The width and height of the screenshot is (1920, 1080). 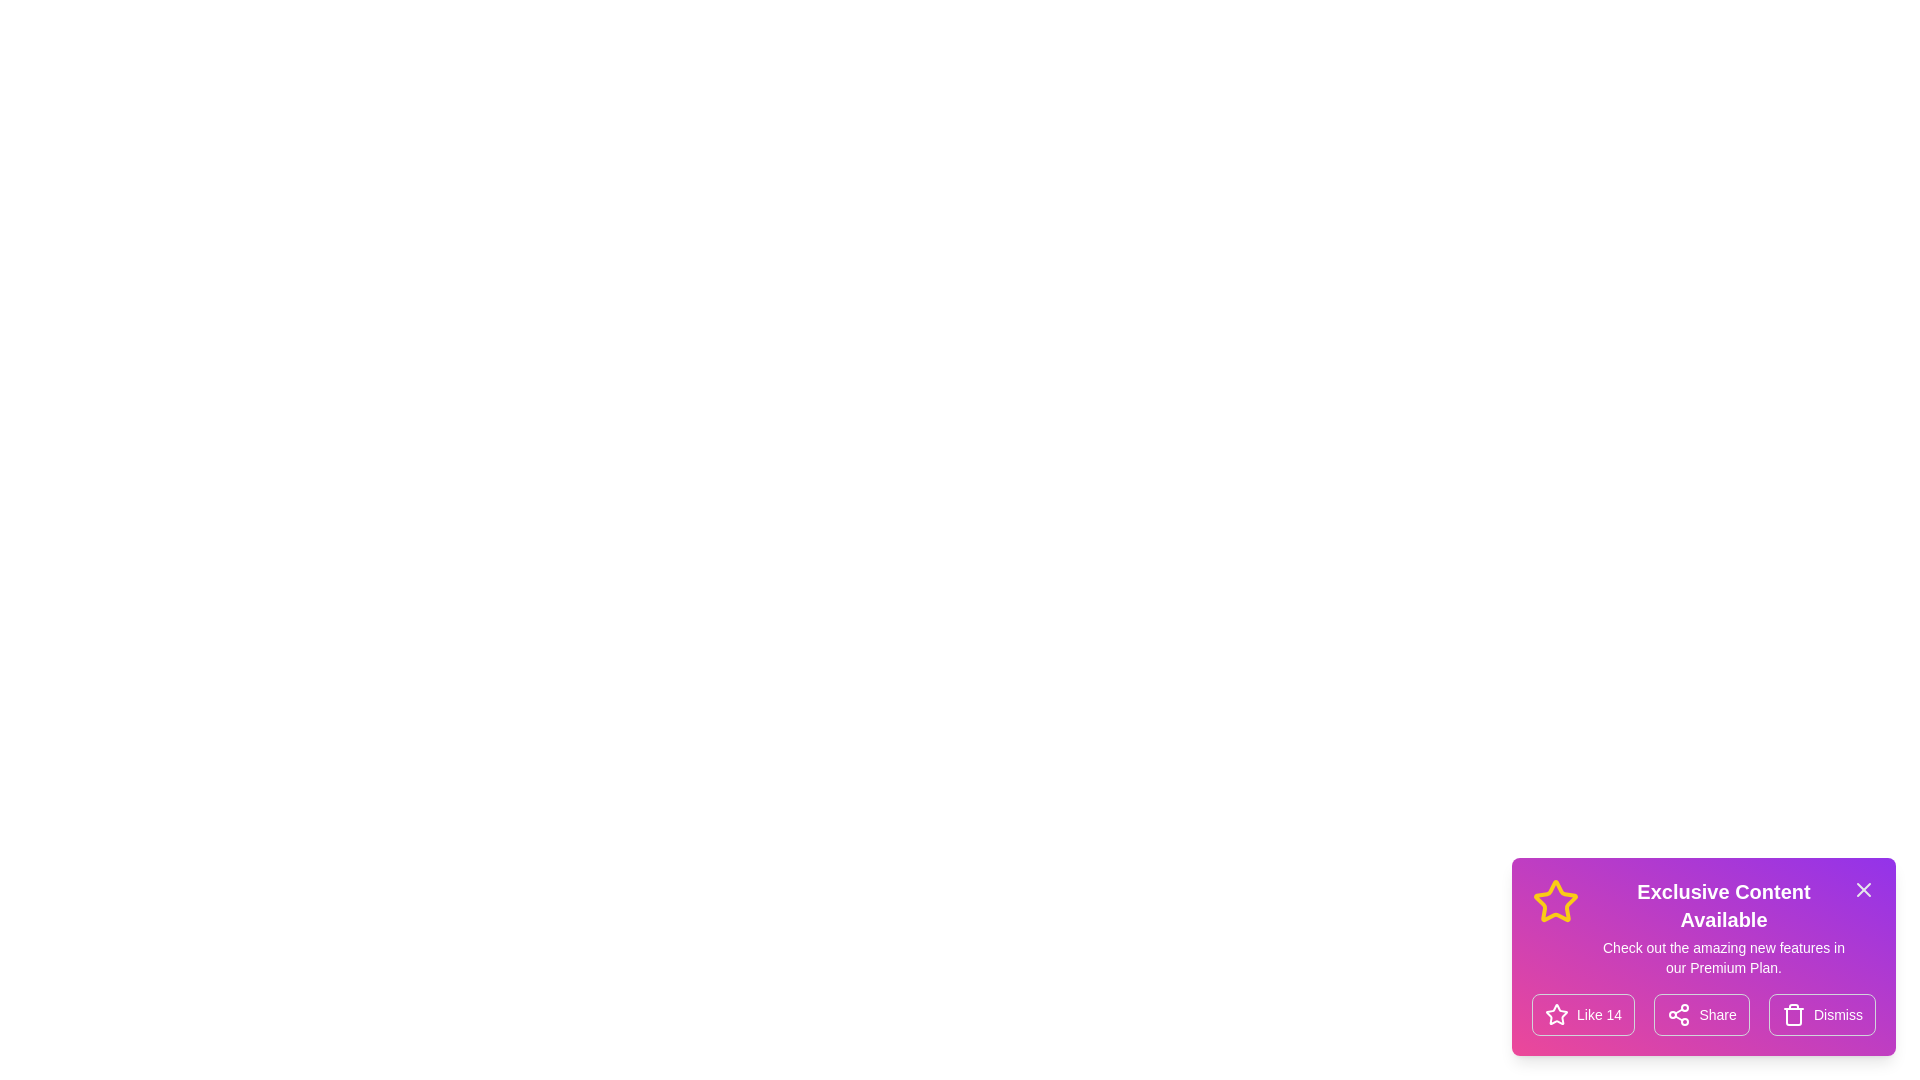 What do you see at coordinates (1582, 1014) in the screenshot?
I see `the 'Like' button to increase the like count` at bounding box center [1582, 1014].